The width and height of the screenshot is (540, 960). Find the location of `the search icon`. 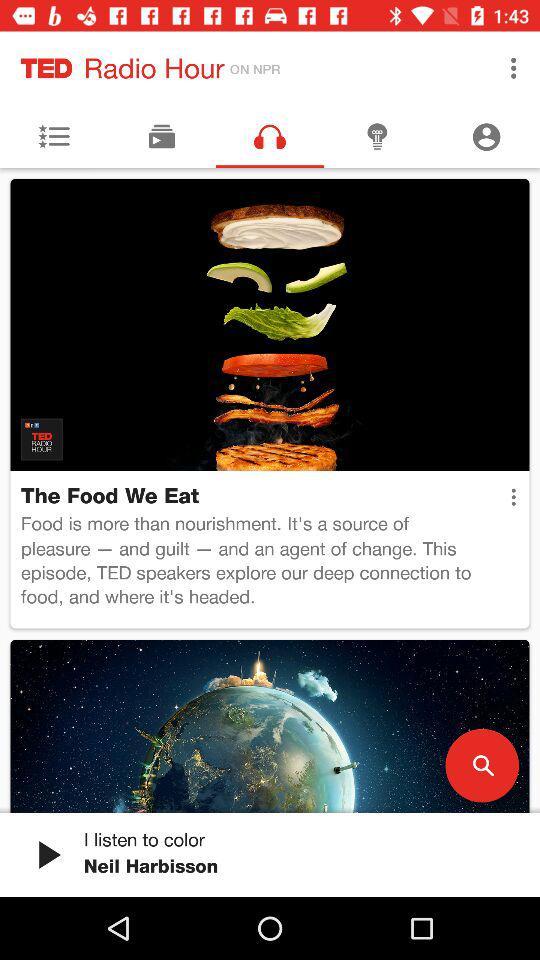

the search icon is located at coordinates (481, 764).